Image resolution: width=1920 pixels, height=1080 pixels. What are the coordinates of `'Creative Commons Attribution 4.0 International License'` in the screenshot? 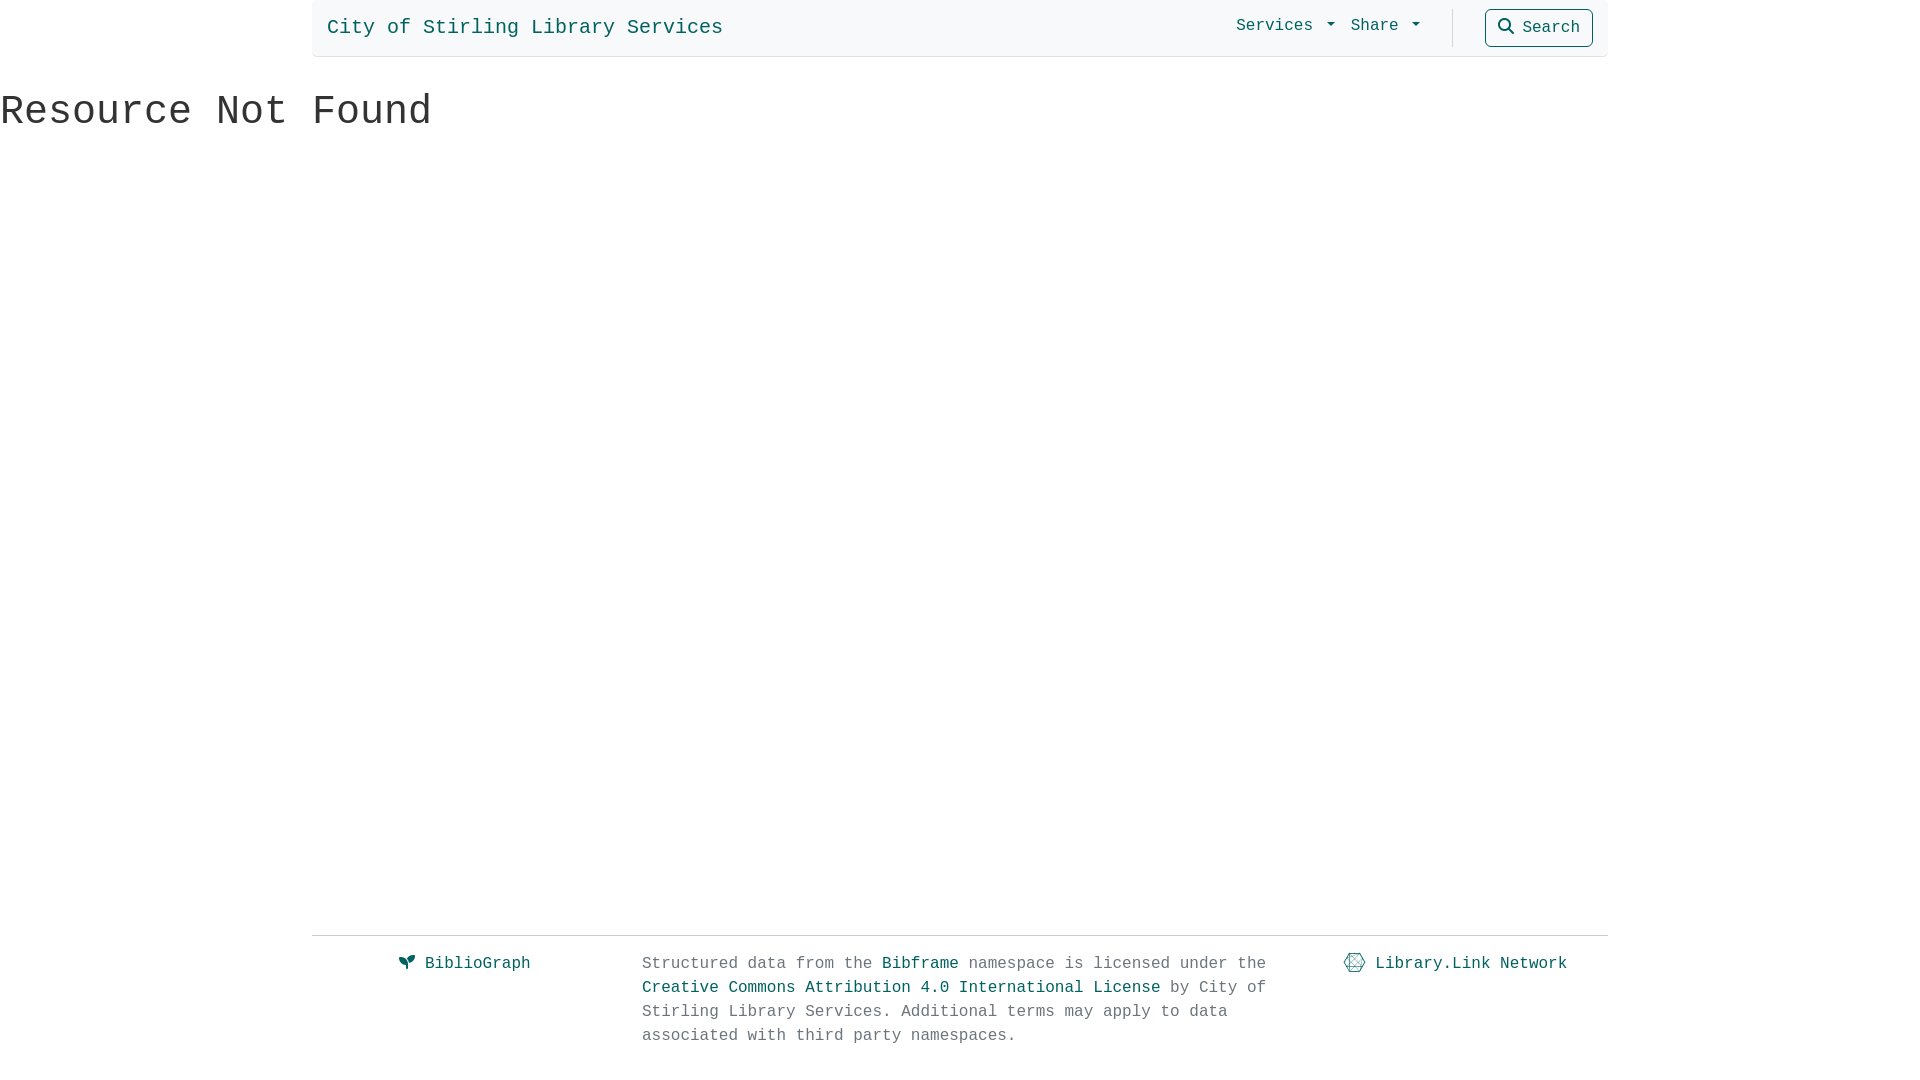 It's located at (900, 986).